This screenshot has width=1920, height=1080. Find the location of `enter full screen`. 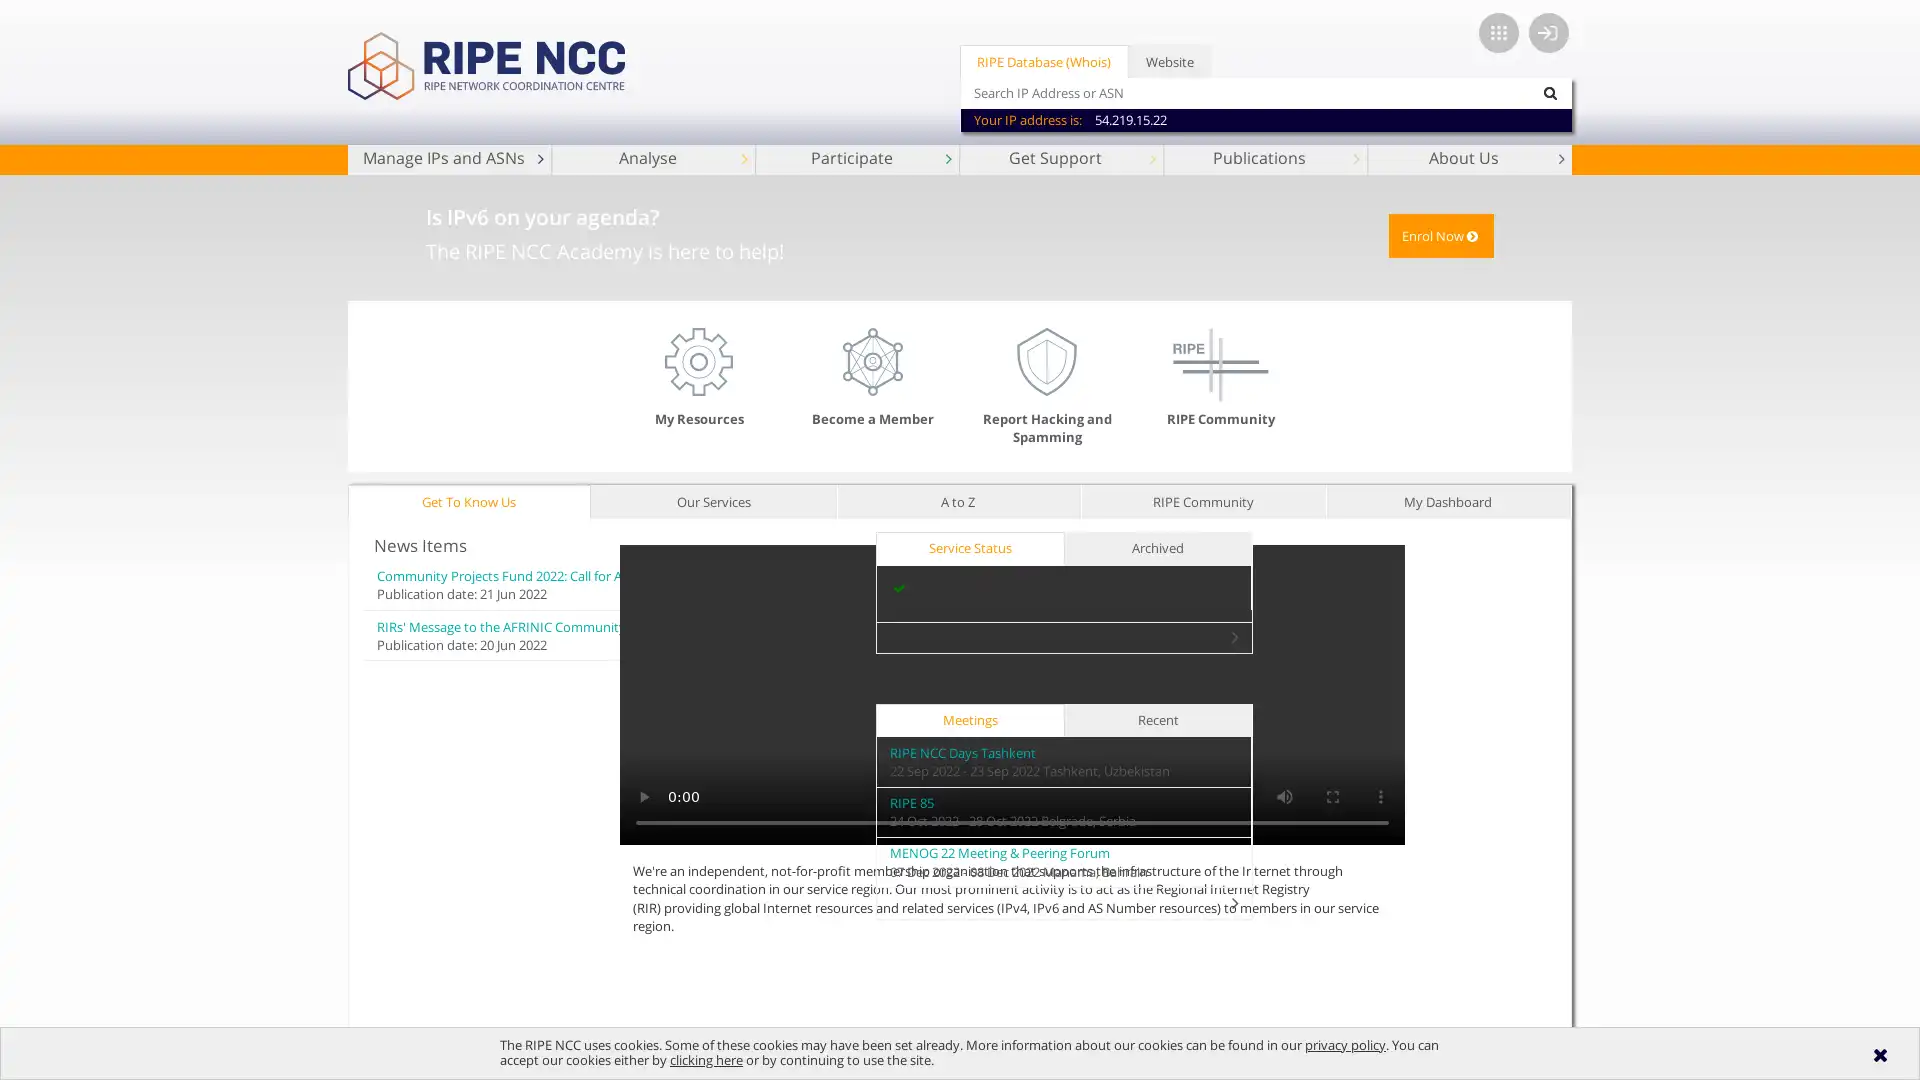

enter full screen is located at coordinates (1483, 794).